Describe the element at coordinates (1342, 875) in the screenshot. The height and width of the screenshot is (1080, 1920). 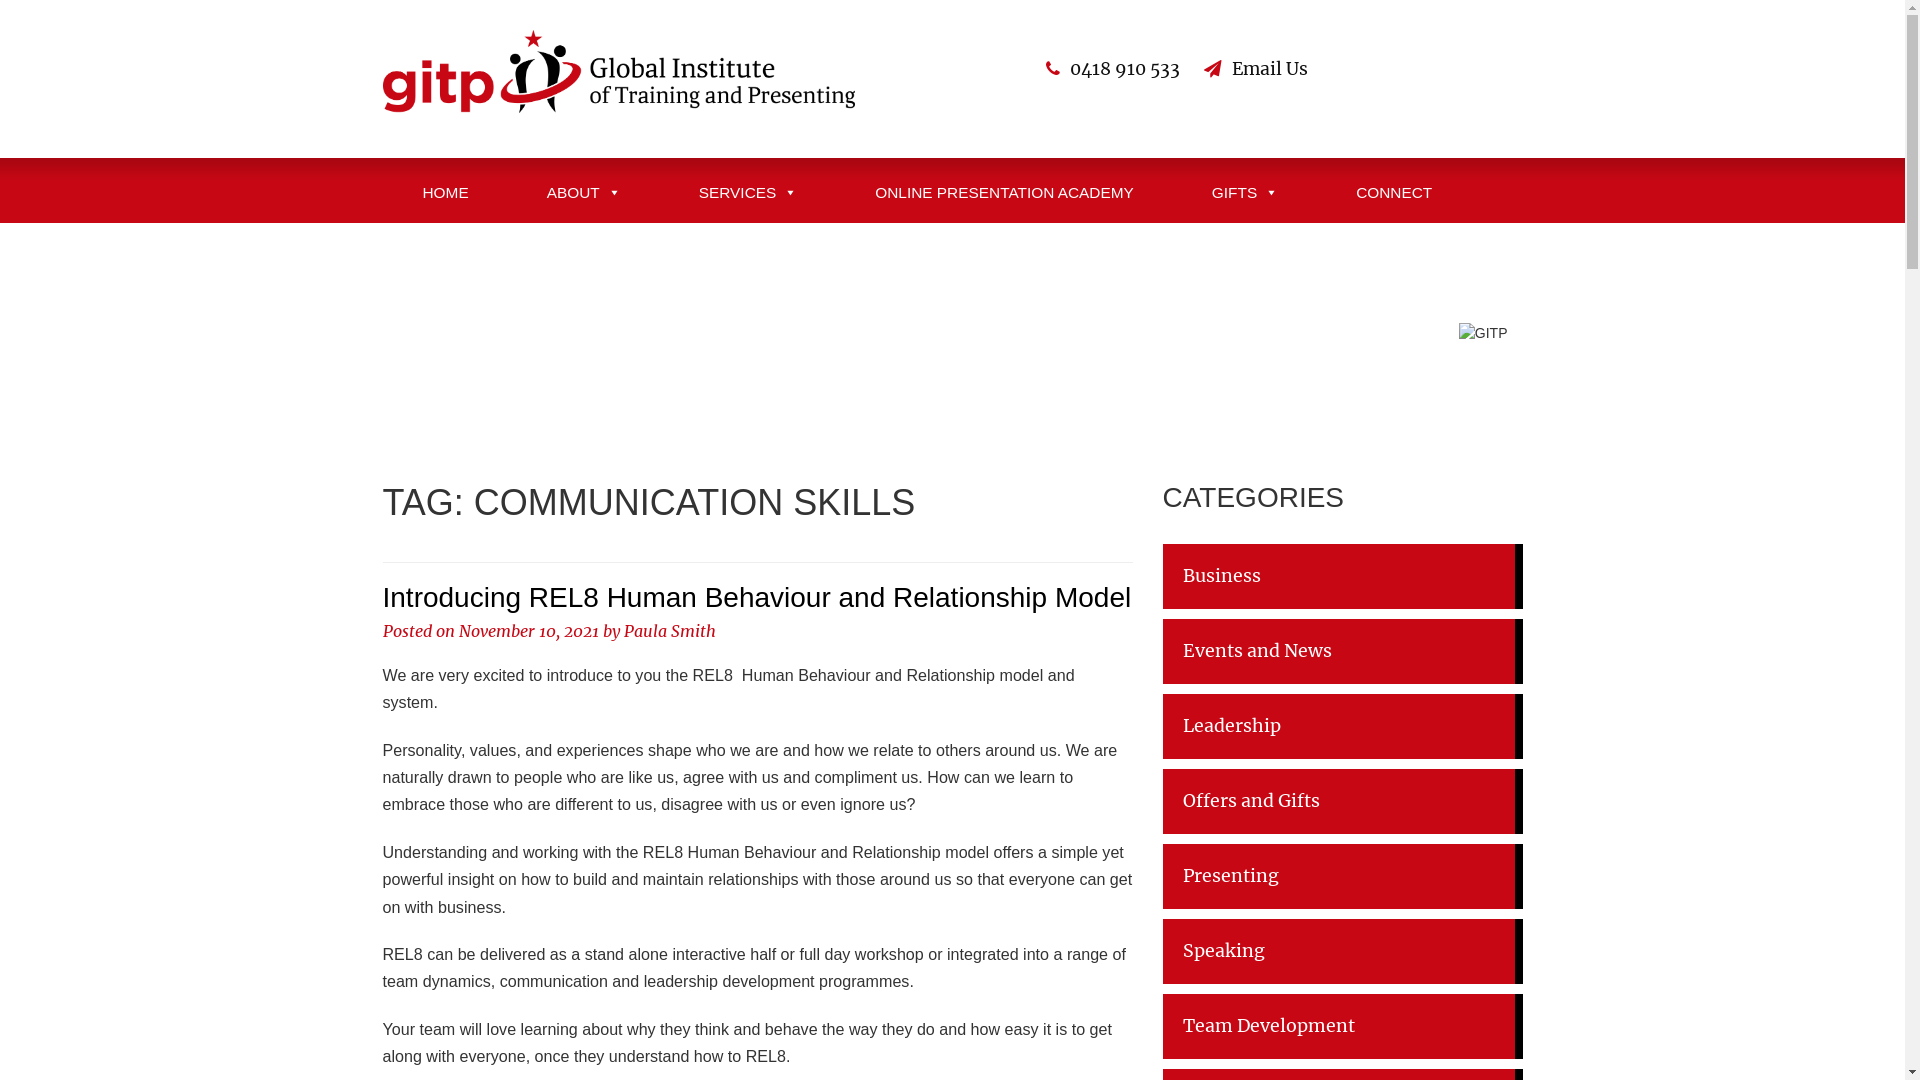
I see `'Presenting'` at that location.